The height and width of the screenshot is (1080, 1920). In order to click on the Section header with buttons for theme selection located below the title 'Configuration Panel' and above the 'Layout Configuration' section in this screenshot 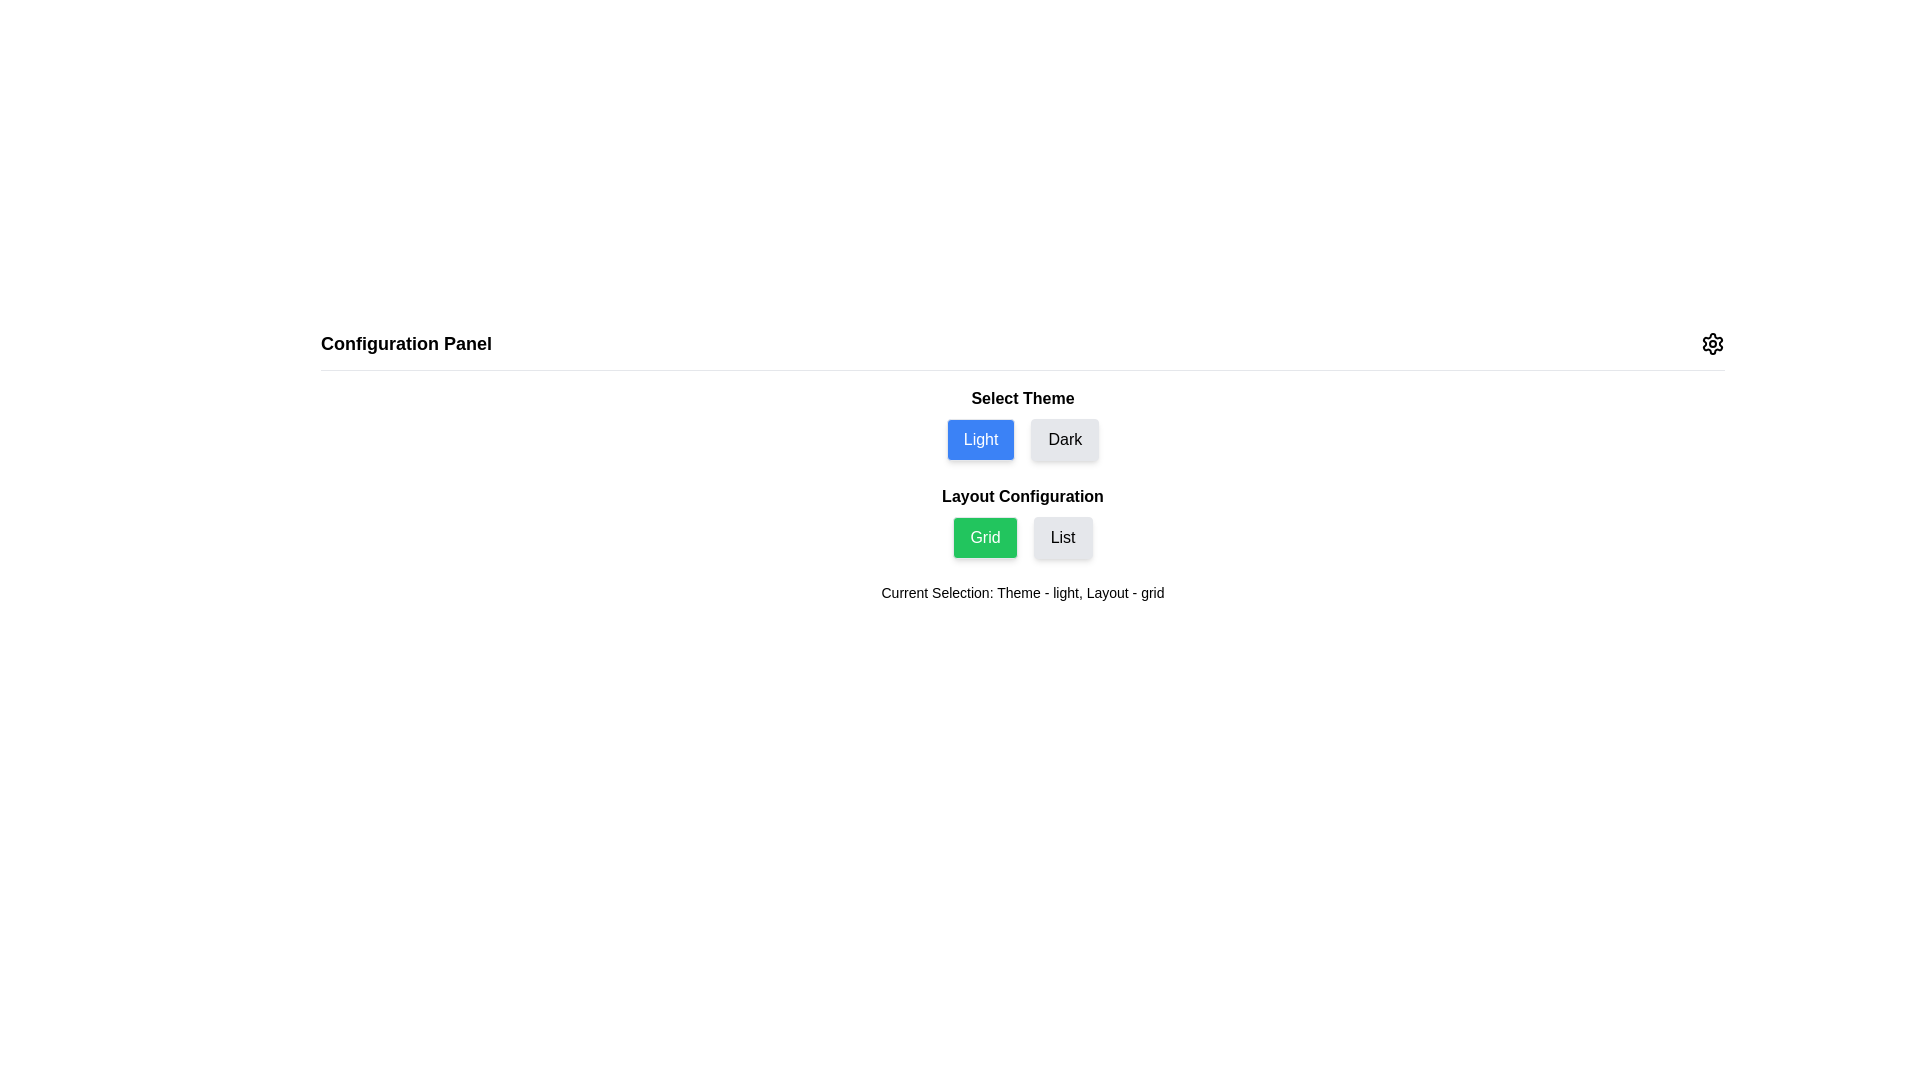, I will do `click(1022, 423)`.